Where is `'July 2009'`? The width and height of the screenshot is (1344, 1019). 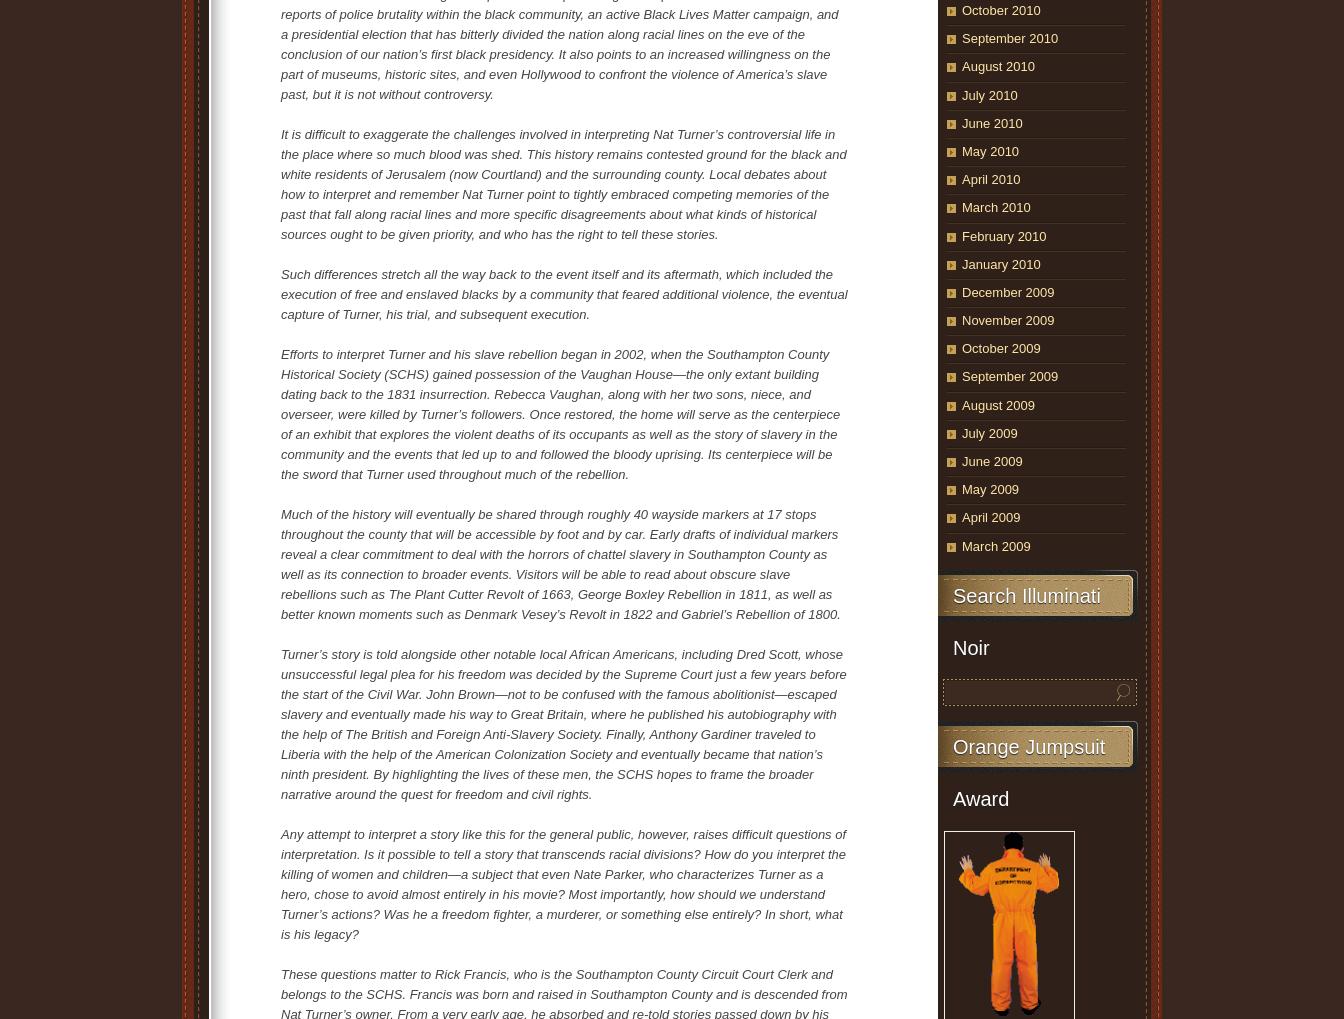 'July 2009' is located at coordinates (989, 432).